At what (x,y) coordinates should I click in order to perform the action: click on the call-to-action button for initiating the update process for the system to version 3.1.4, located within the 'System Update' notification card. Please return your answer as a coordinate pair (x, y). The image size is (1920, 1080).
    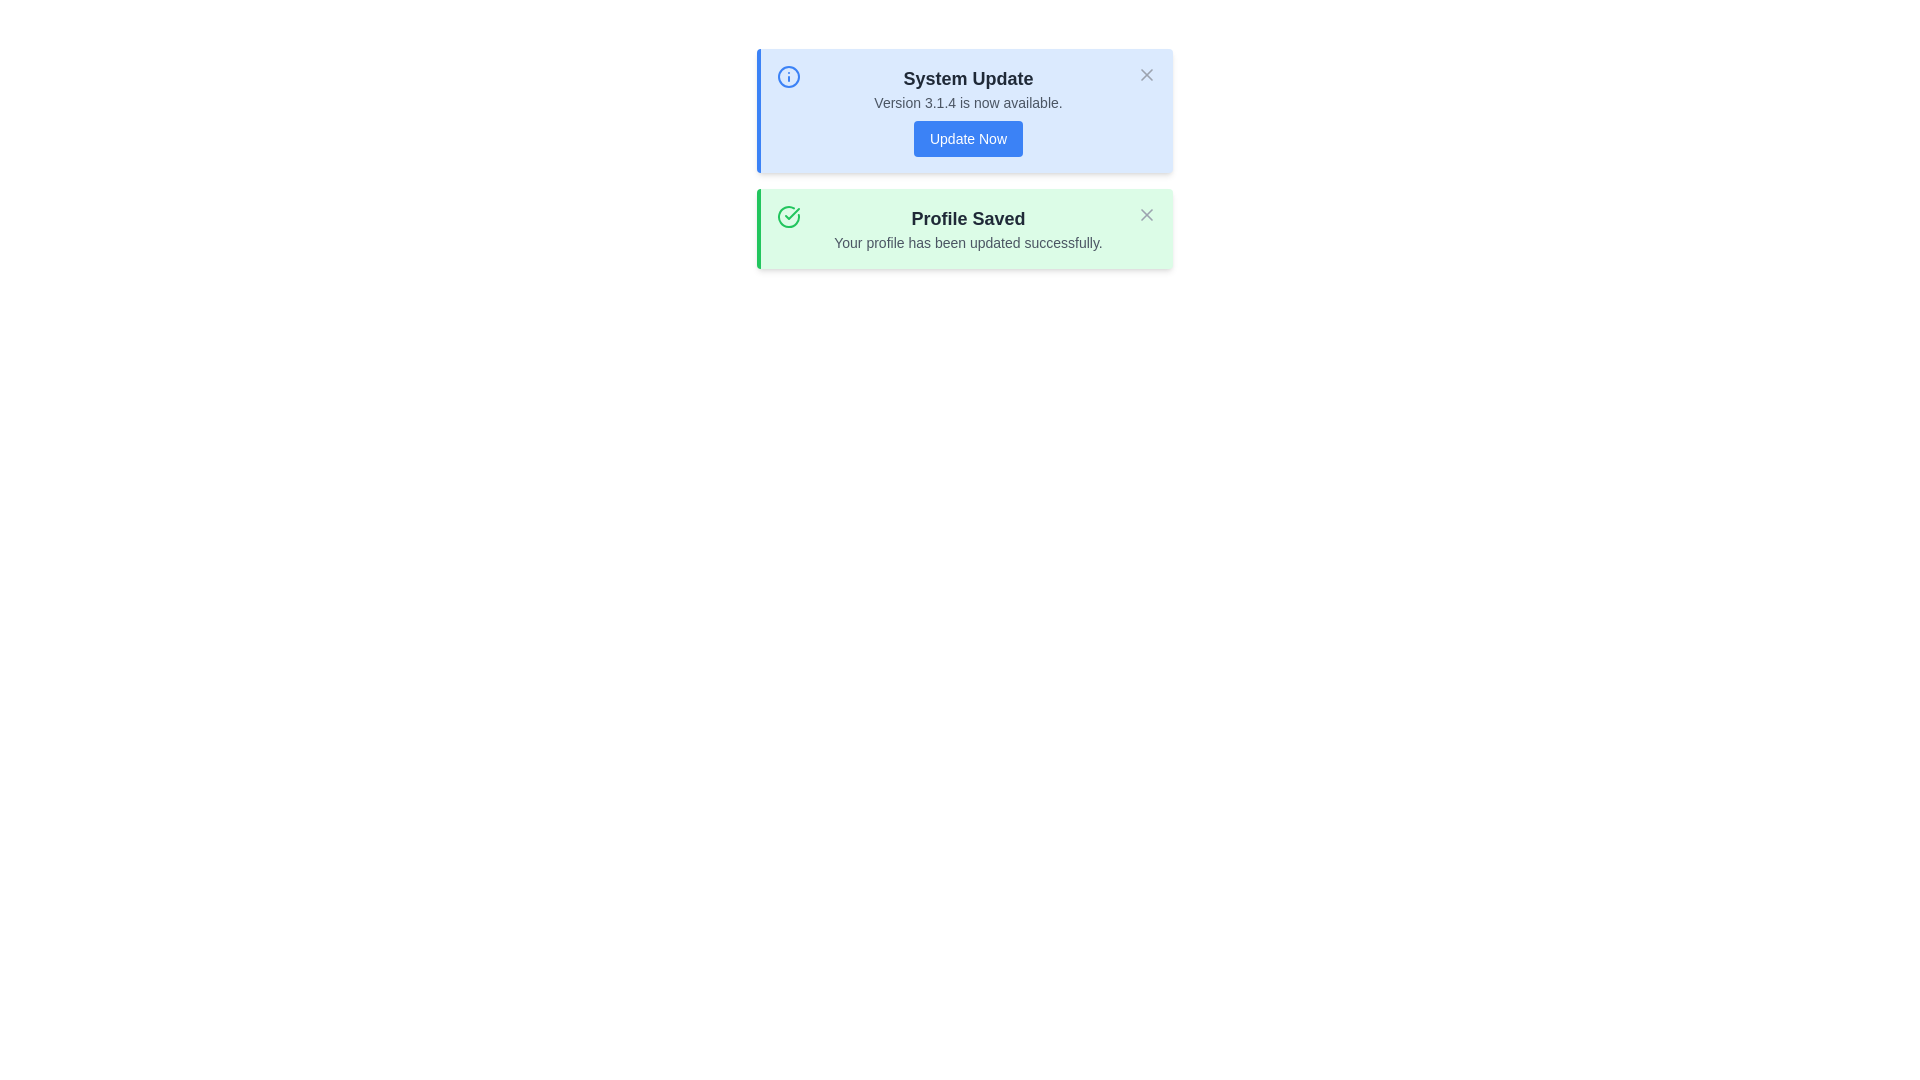
    Looking at the image, I should click on (968, 137).